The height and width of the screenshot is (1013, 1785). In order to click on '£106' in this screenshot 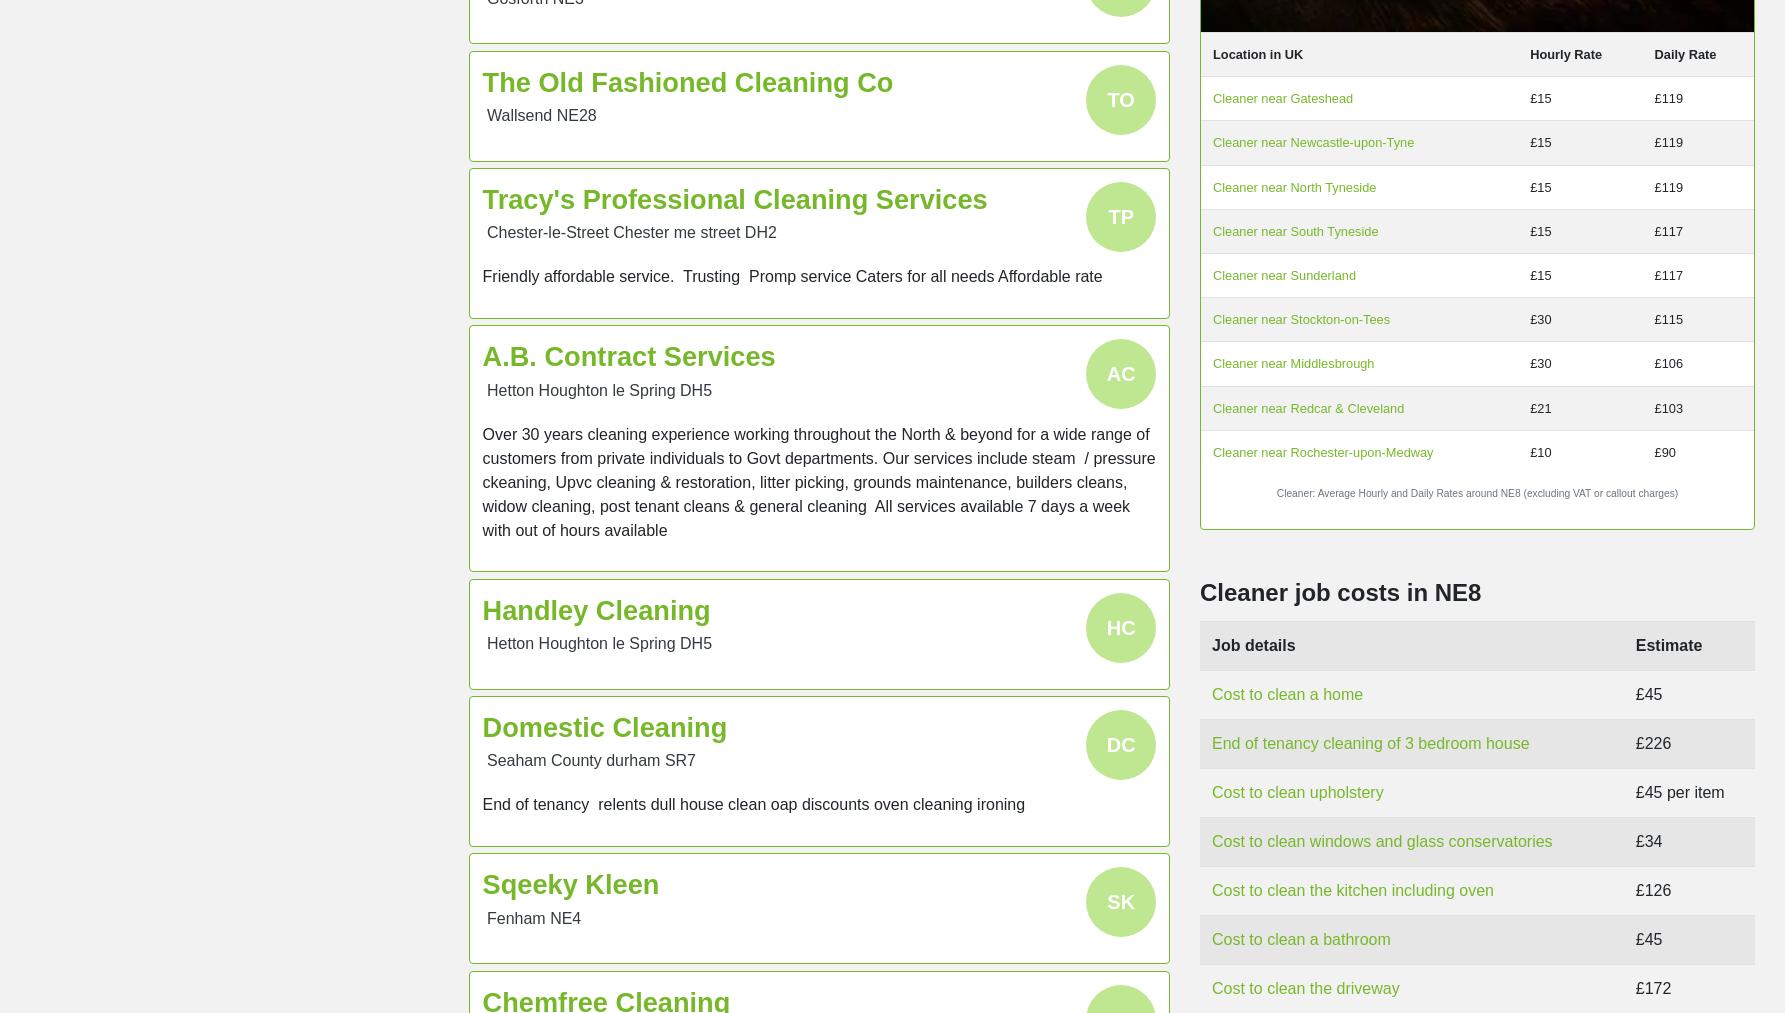, I will do `click(1667, 363)`.